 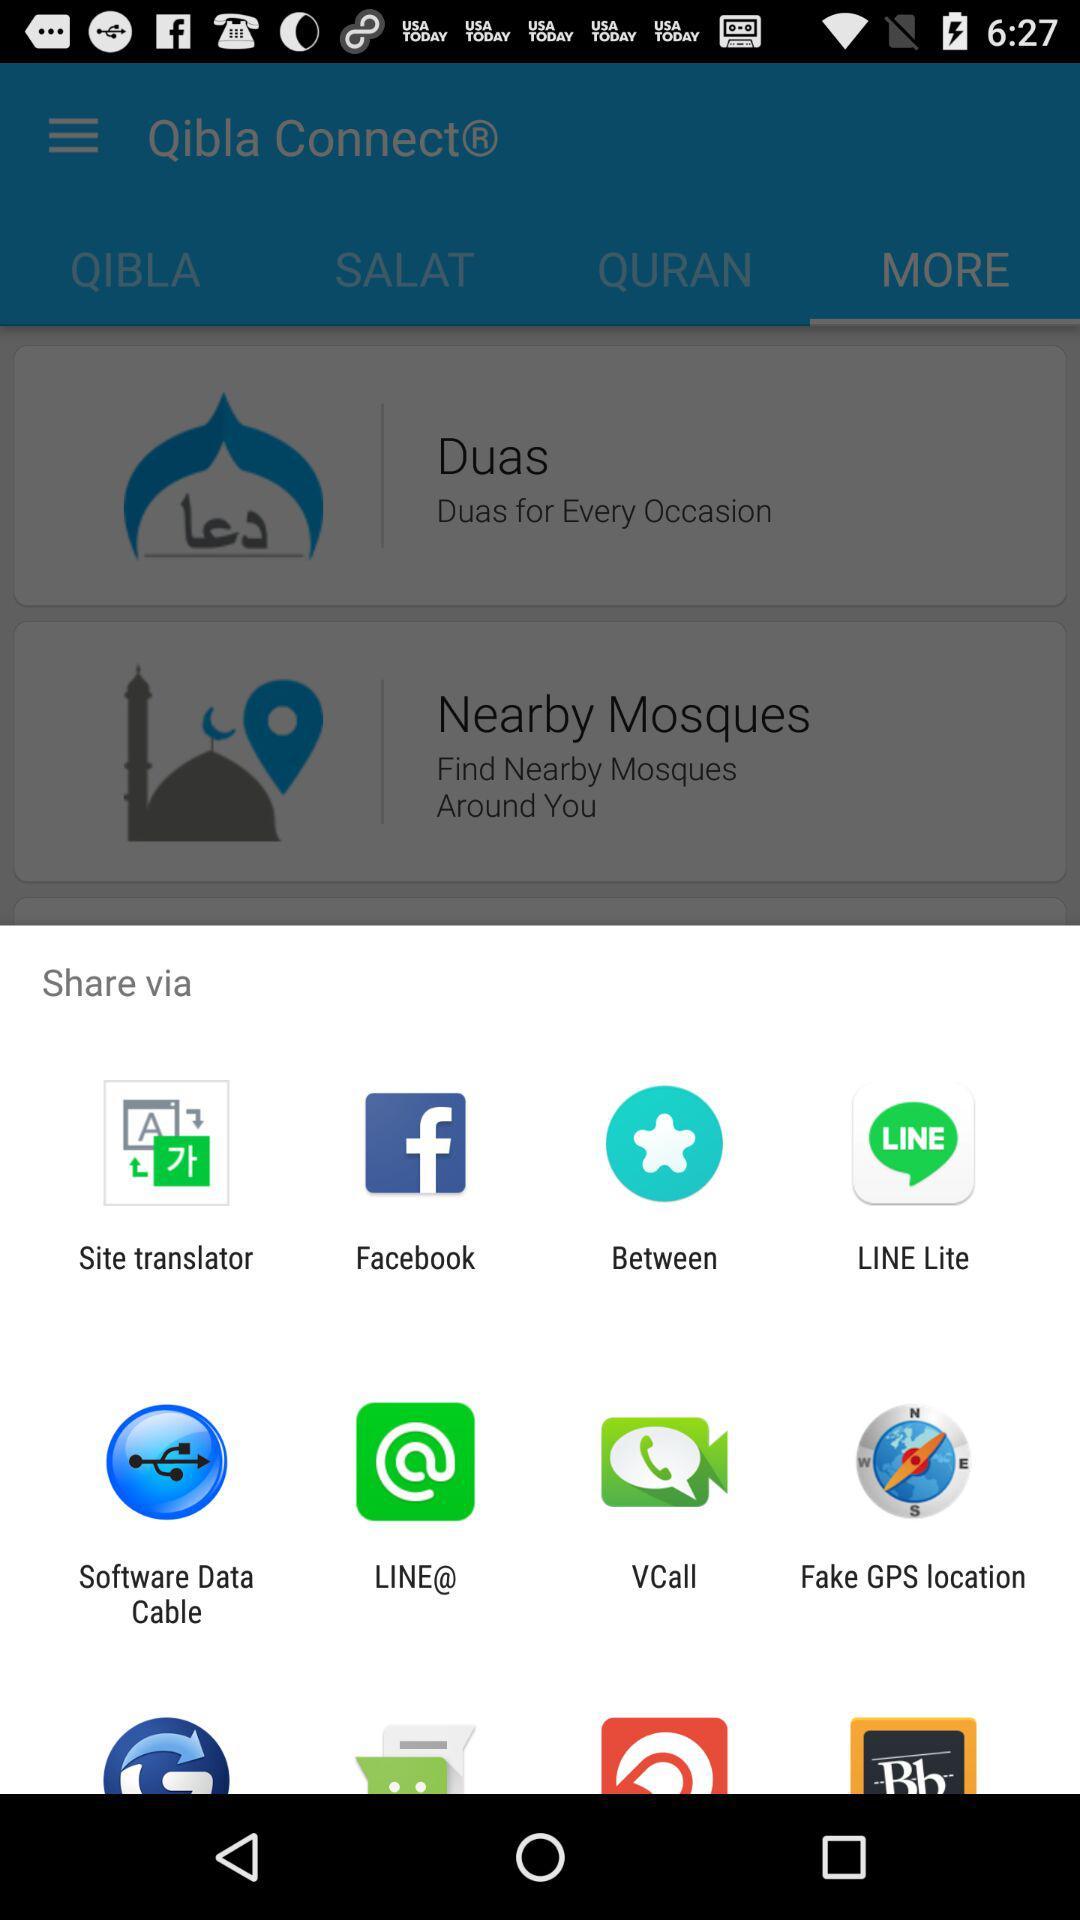 What do you see at coordinates (414, 1274) in the screenshot?
I see `item to the right of site translator icon` at bounding box center [414, 1274].